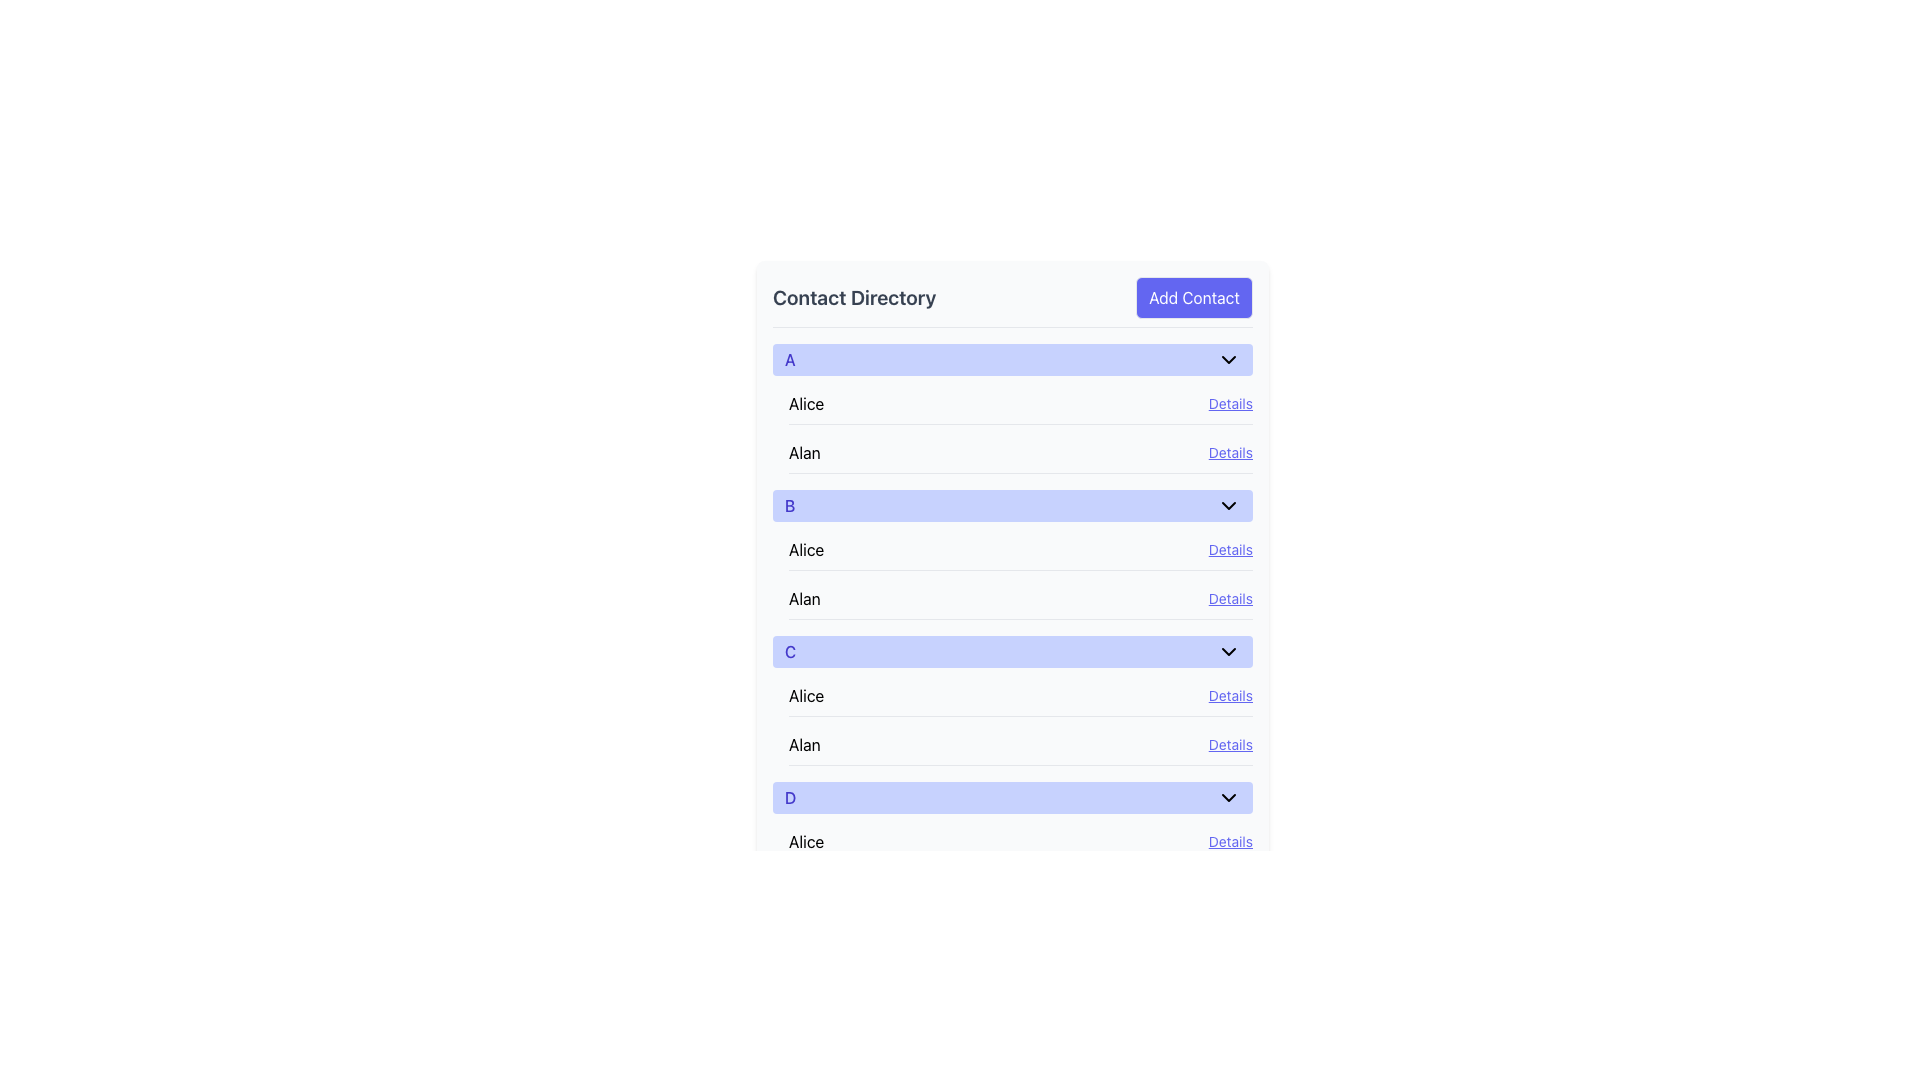 The image size is (1920, 1080). Describe the element at coordinates (1194, 297) in the screenshot. I see `the rectangular indigo button with white text that reads 'Add Contact' to observe the hover effect` at that location.